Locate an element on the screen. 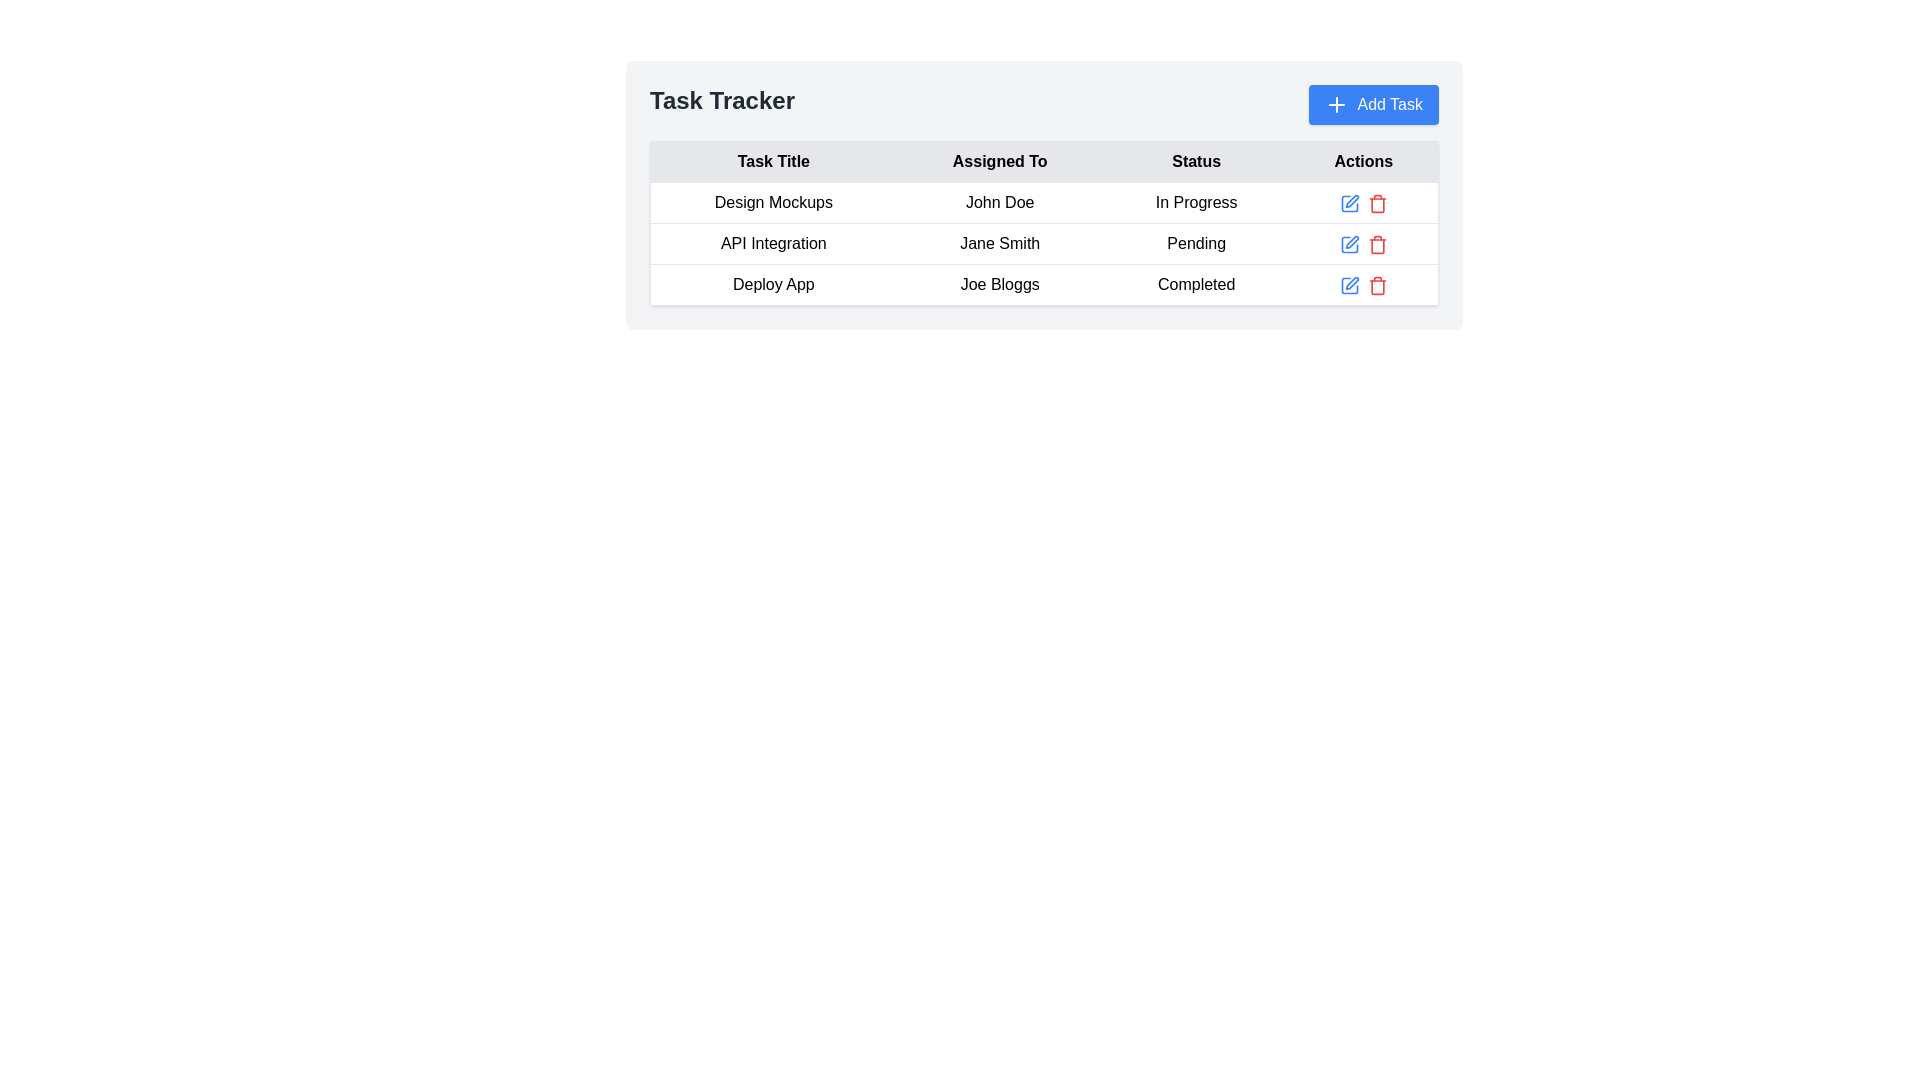 The image size is (1920, 1080). task details from the second row of the table within the 'Task Tracker' section, which displays the title, assignee, and status of the task is located at coordinates (1043, 242).